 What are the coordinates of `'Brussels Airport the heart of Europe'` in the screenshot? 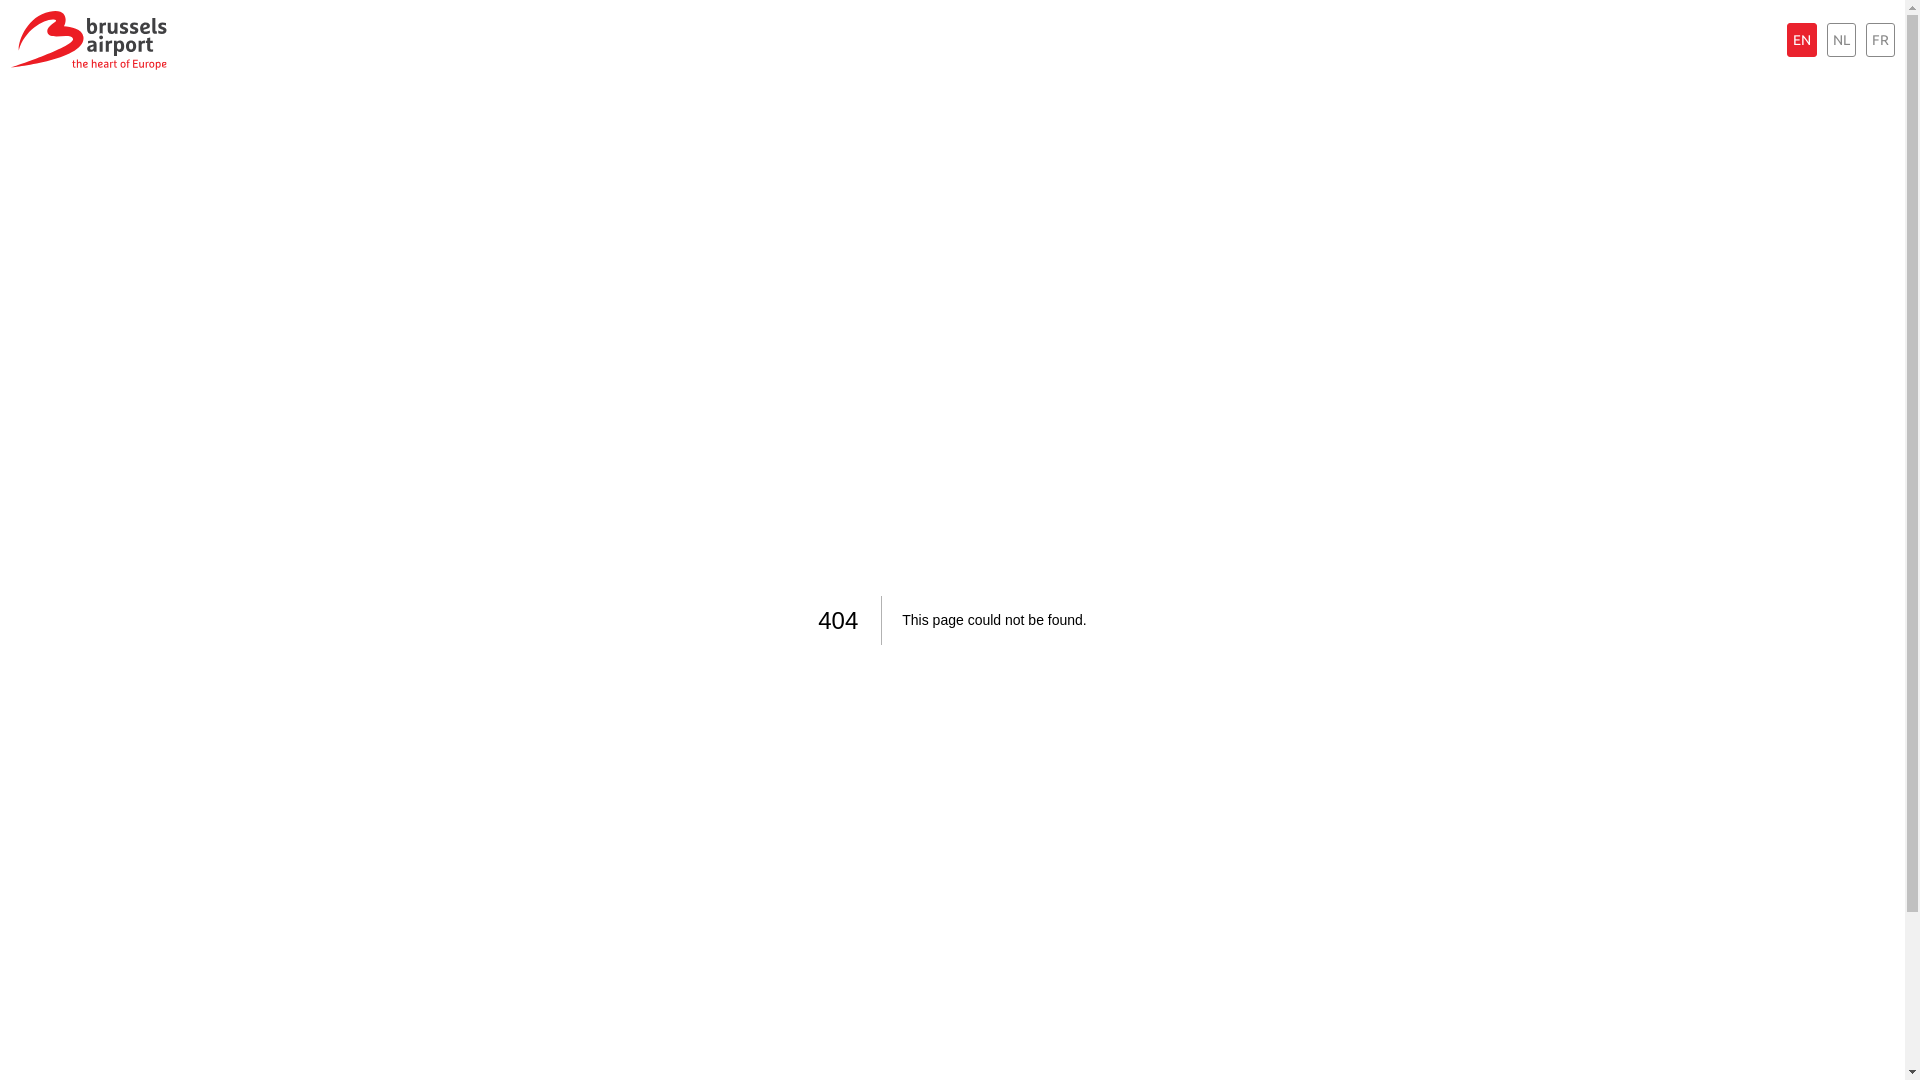 It's located at (88, 39).